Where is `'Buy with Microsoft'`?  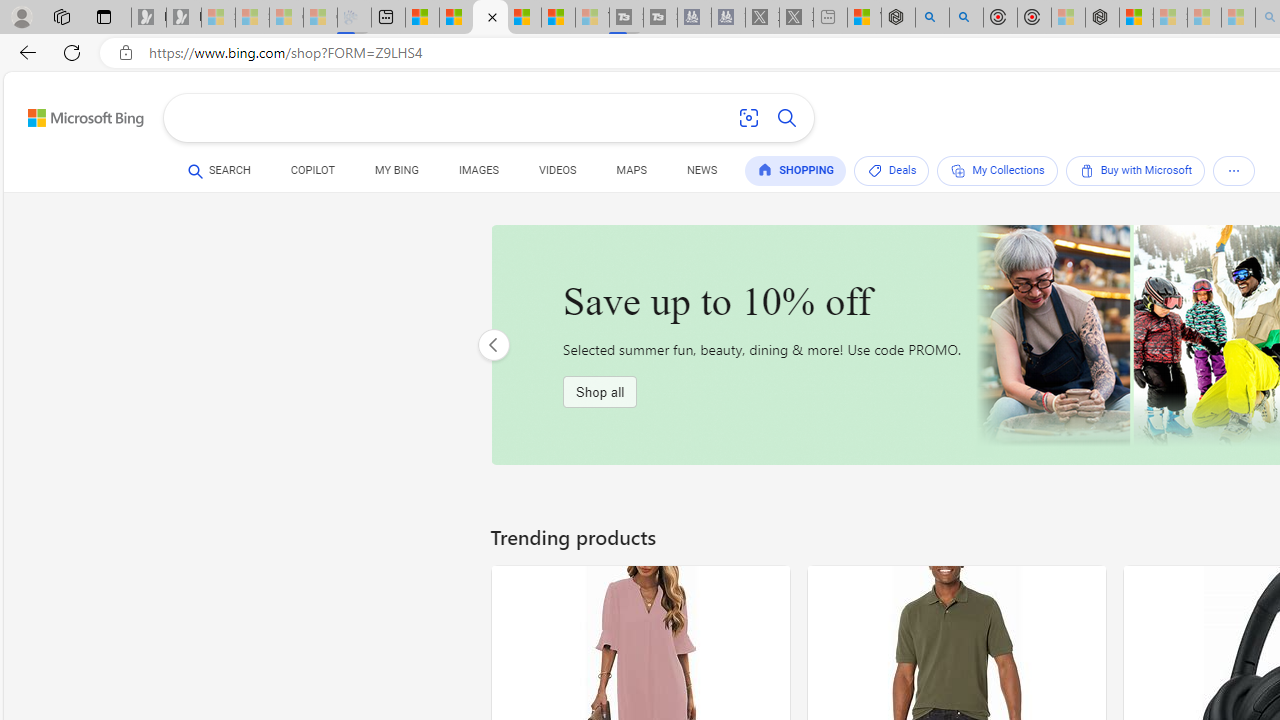 'Buy with Microsoft' is located at coordinates (1135, 170).